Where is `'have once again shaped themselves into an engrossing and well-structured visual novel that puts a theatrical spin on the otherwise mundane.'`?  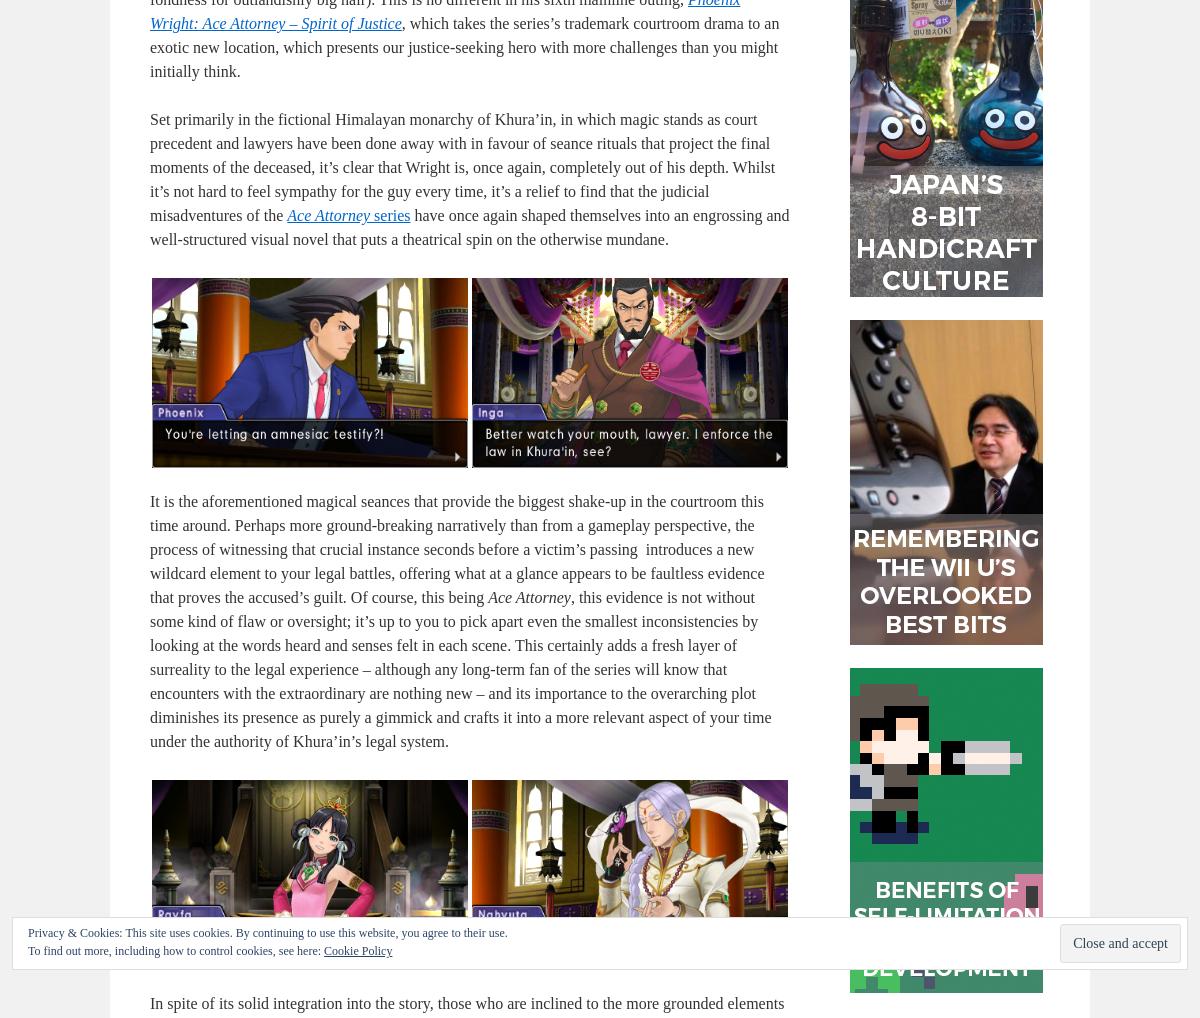
'have once again shaped themselves into an engrossing and well-structured visual novel that puts a theatrical spin on the otherwise mundane.' is located at coordinates (468, 226).